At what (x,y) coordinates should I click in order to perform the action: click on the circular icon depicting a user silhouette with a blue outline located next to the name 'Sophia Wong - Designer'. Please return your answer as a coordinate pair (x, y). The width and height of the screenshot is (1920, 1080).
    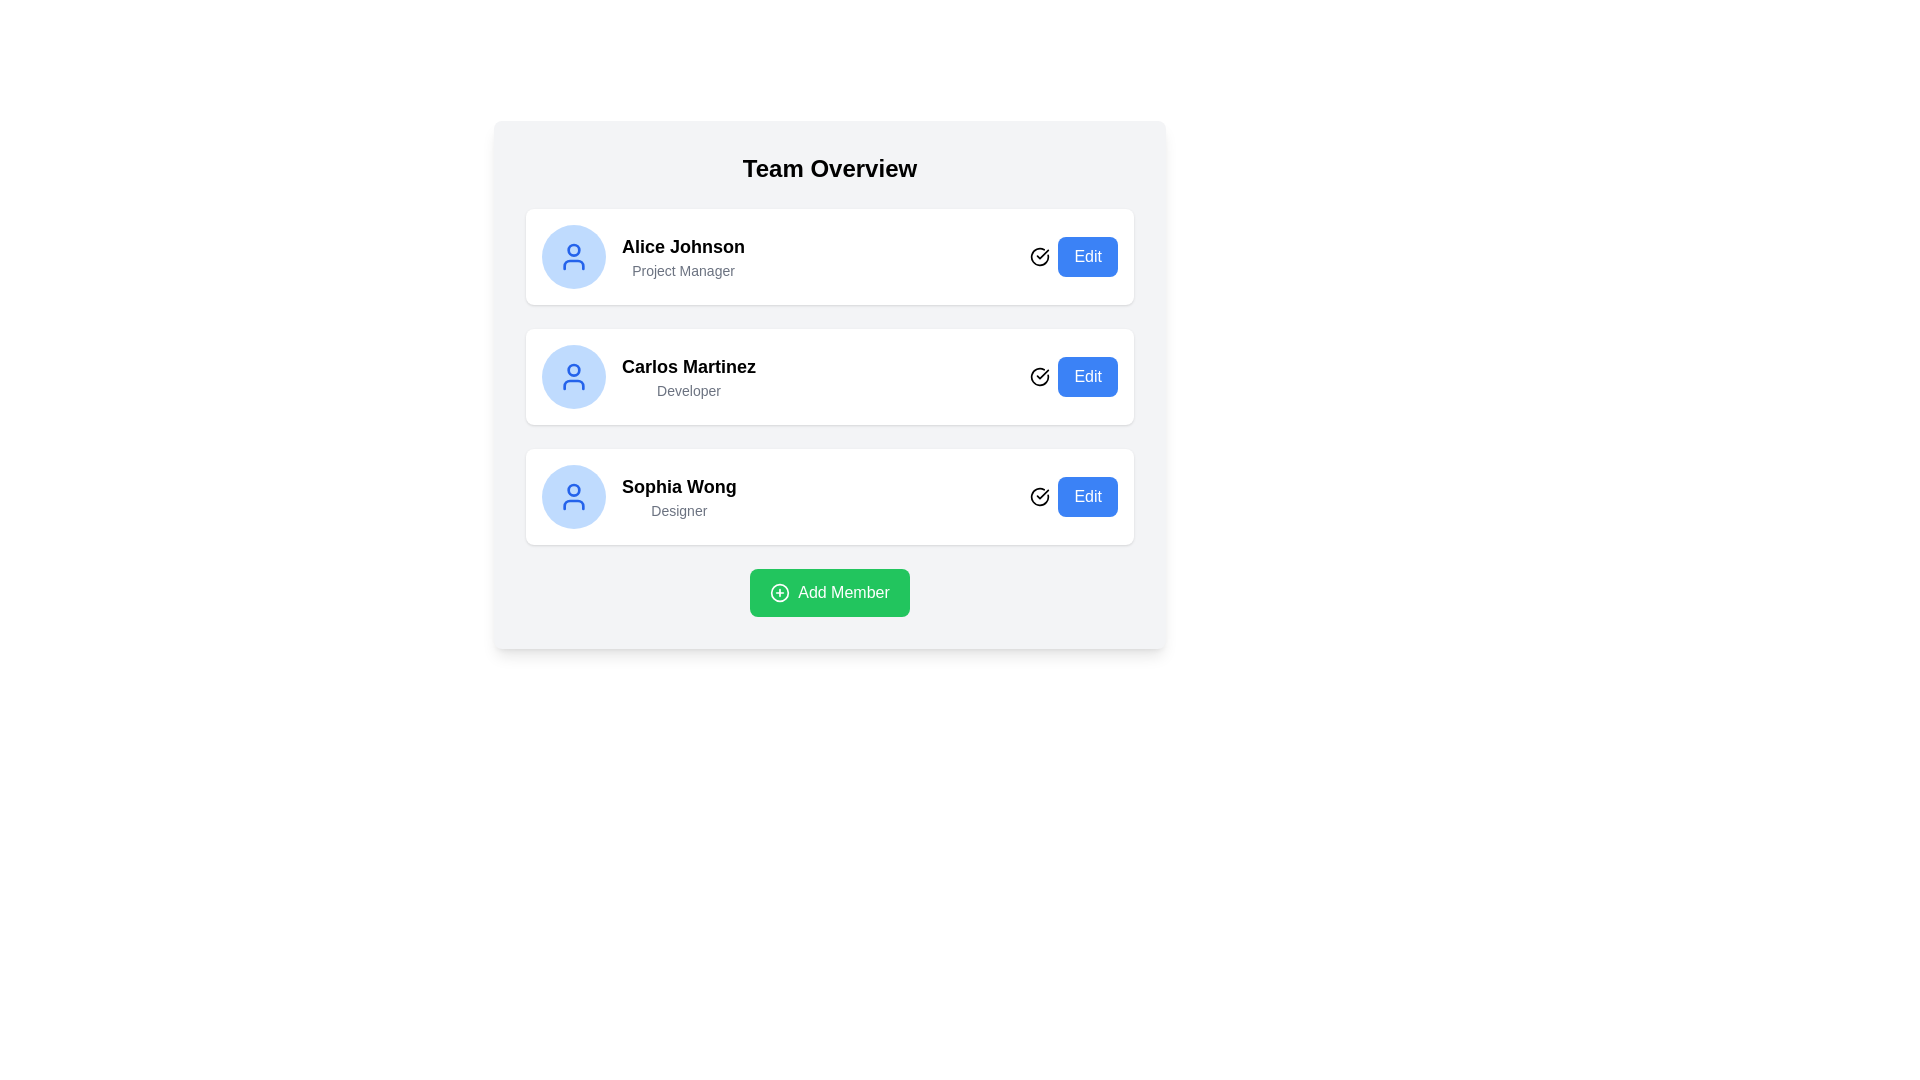
    Looking at the image, I should click on (573, 496).